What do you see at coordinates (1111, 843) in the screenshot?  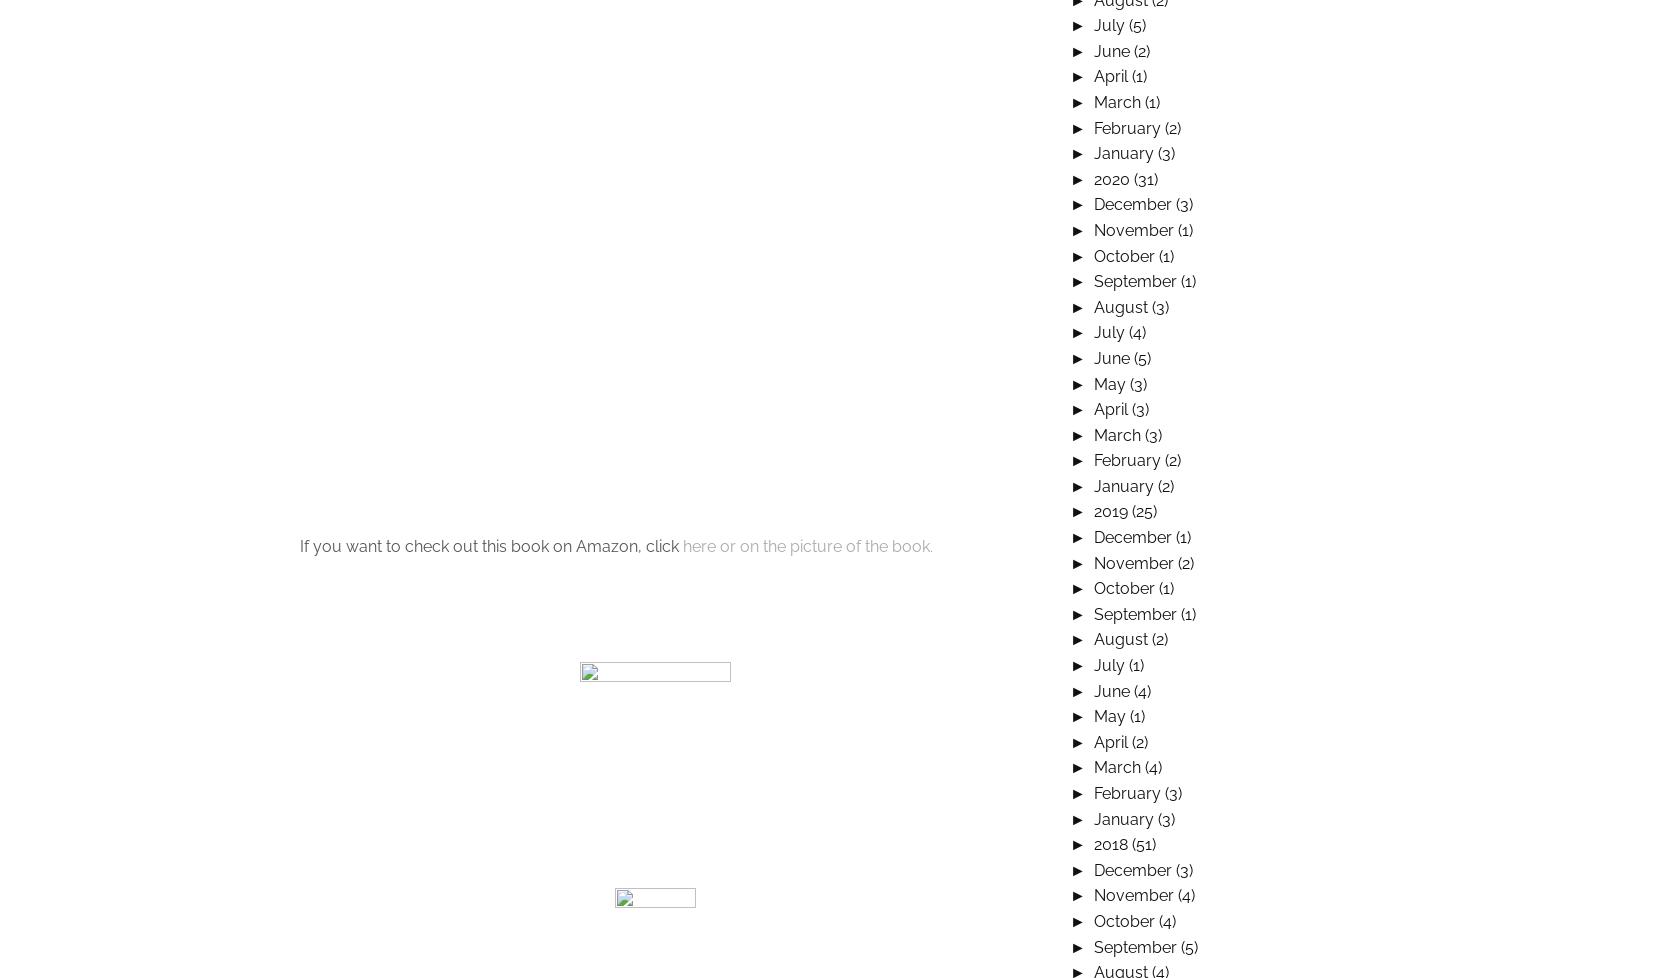 I see `'2018'` at bounding box center [1111, 843].